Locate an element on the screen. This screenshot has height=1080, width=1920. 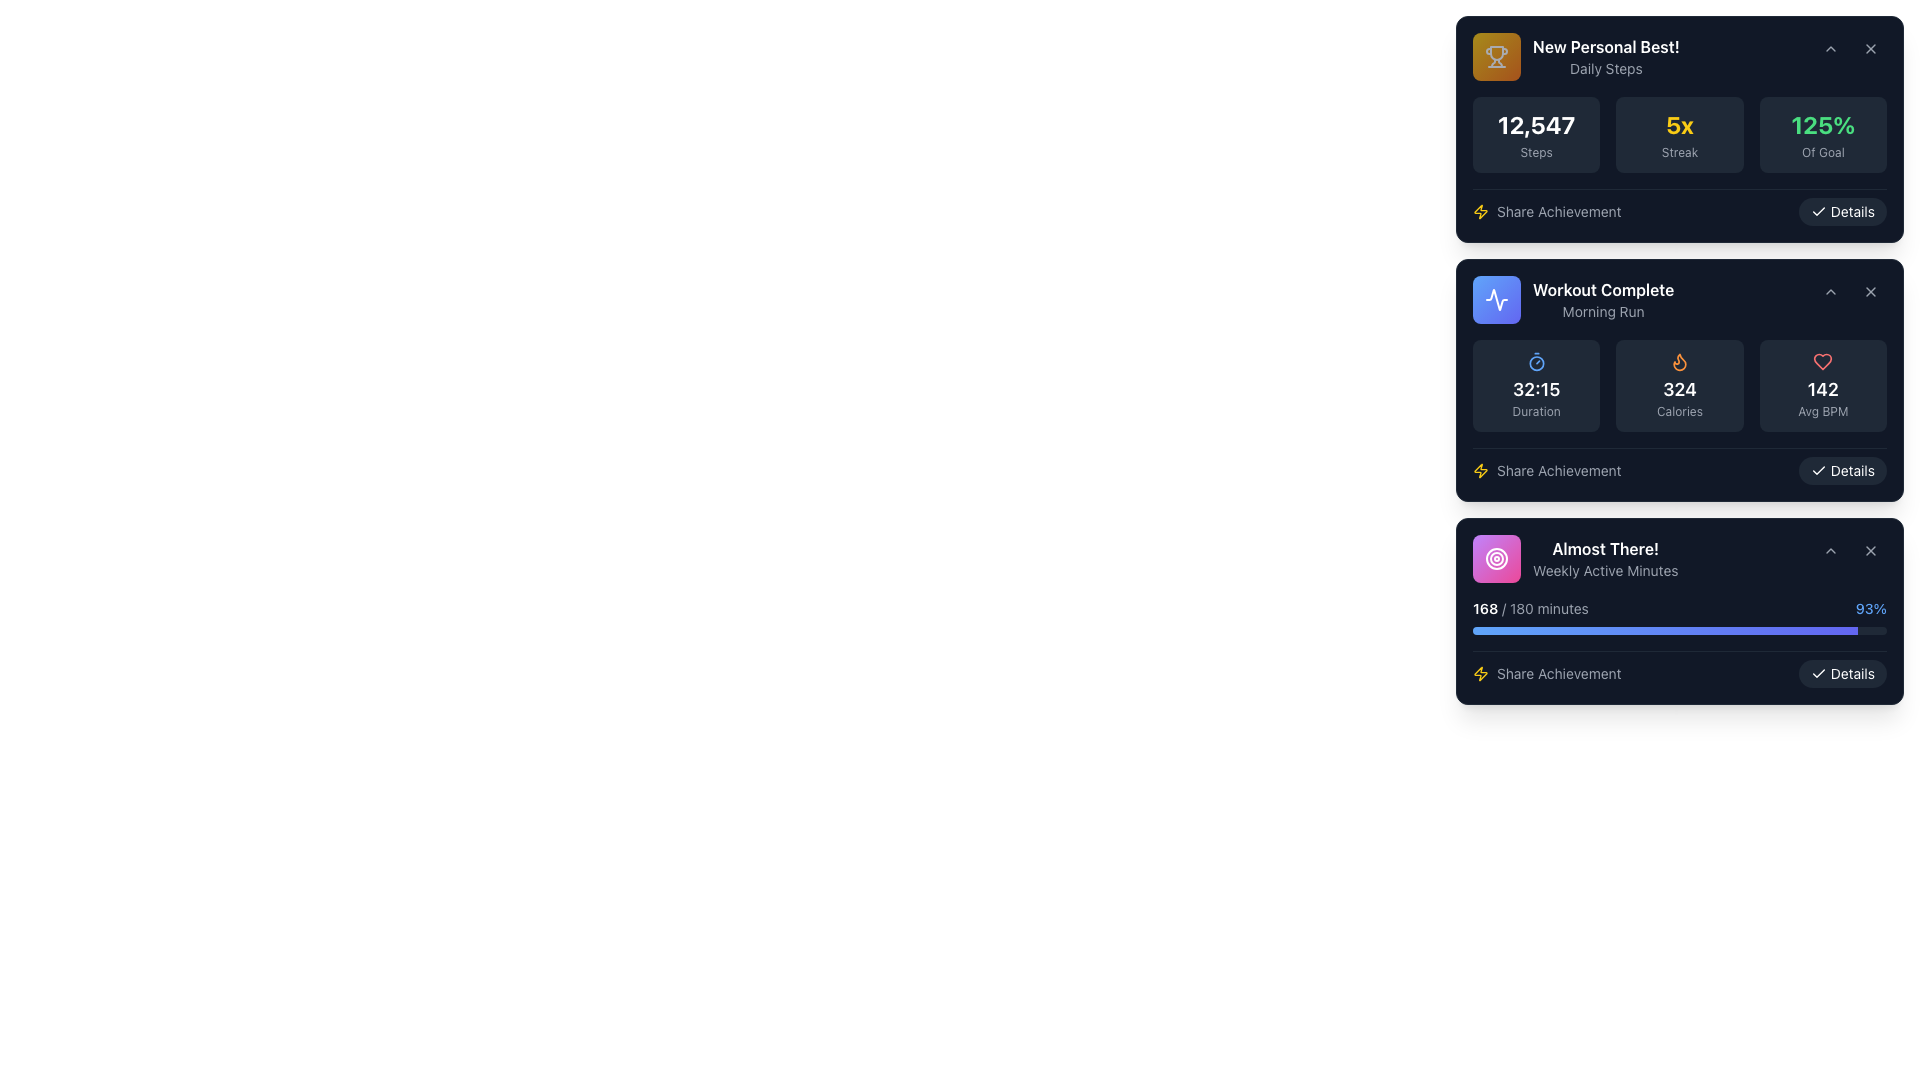
the 'Details' button with a dark gray background and white text, located in the 'Share Achievement' section of the 'New Personal Best!' card is located at coordinates (1841, 212).